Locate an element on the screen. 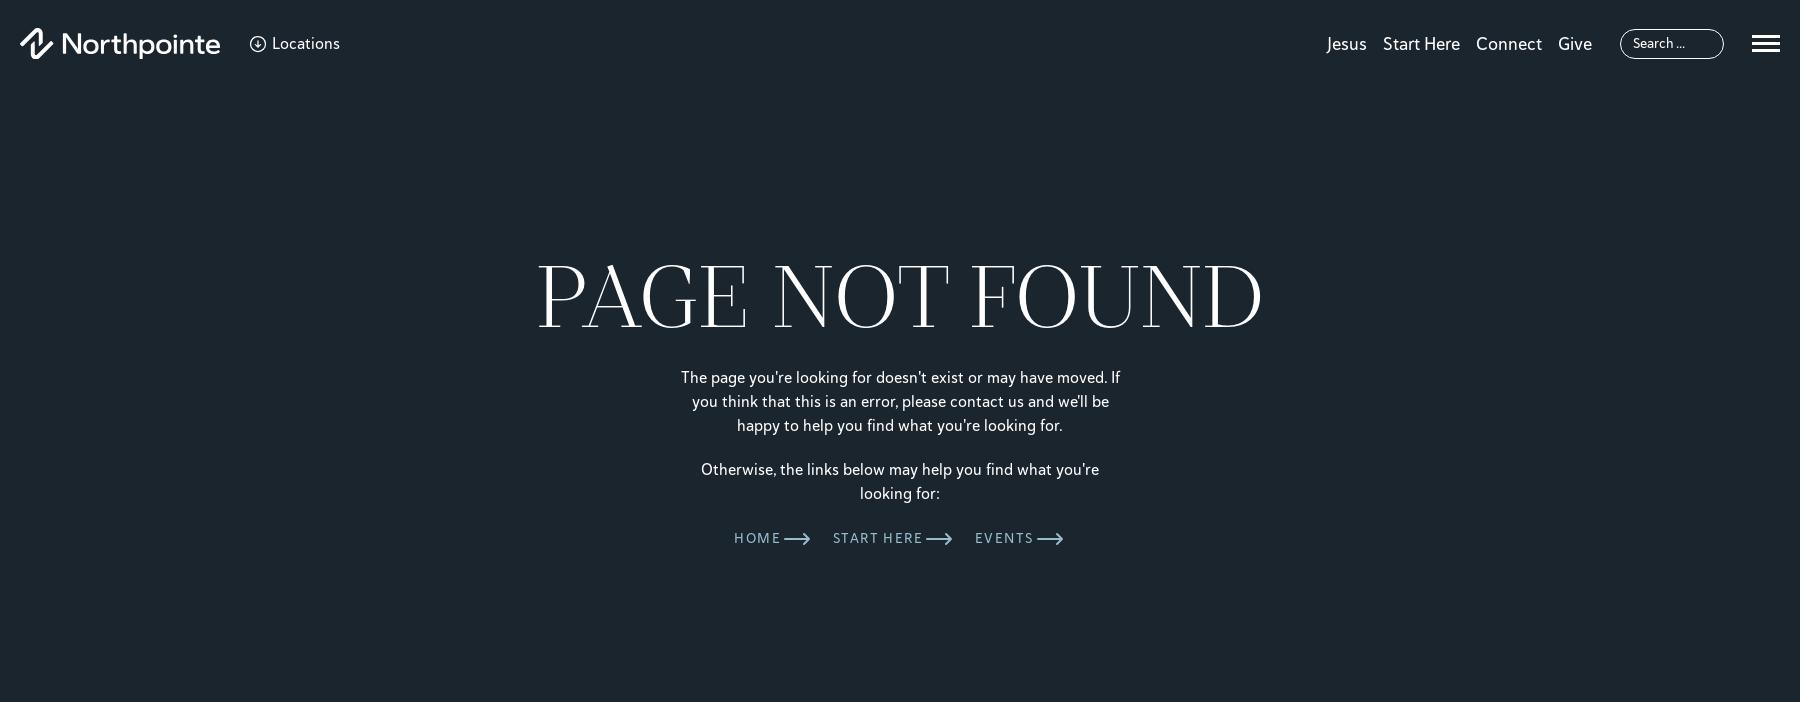  'Otherwise, the links below may help you find what you're looking for:' is located at coordinates (900, 480).